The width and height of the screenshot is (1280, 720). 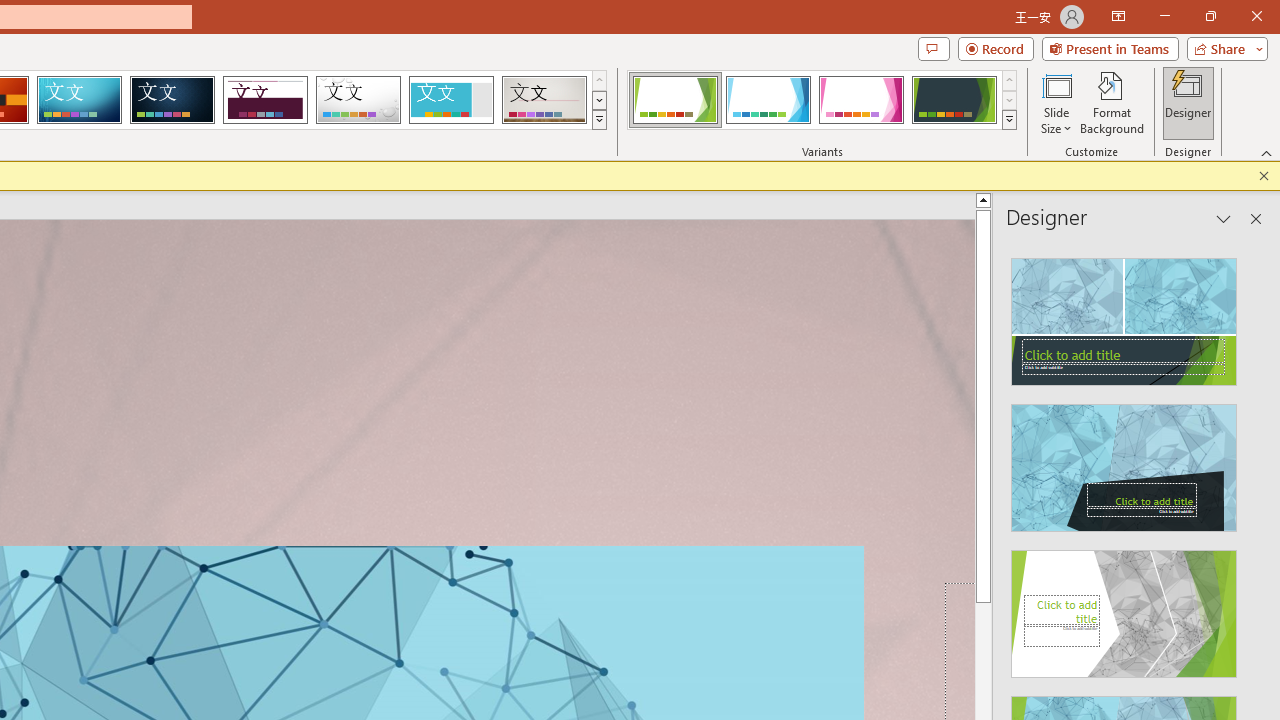 I want to click on 'Frame', so click(x=450, y=100).